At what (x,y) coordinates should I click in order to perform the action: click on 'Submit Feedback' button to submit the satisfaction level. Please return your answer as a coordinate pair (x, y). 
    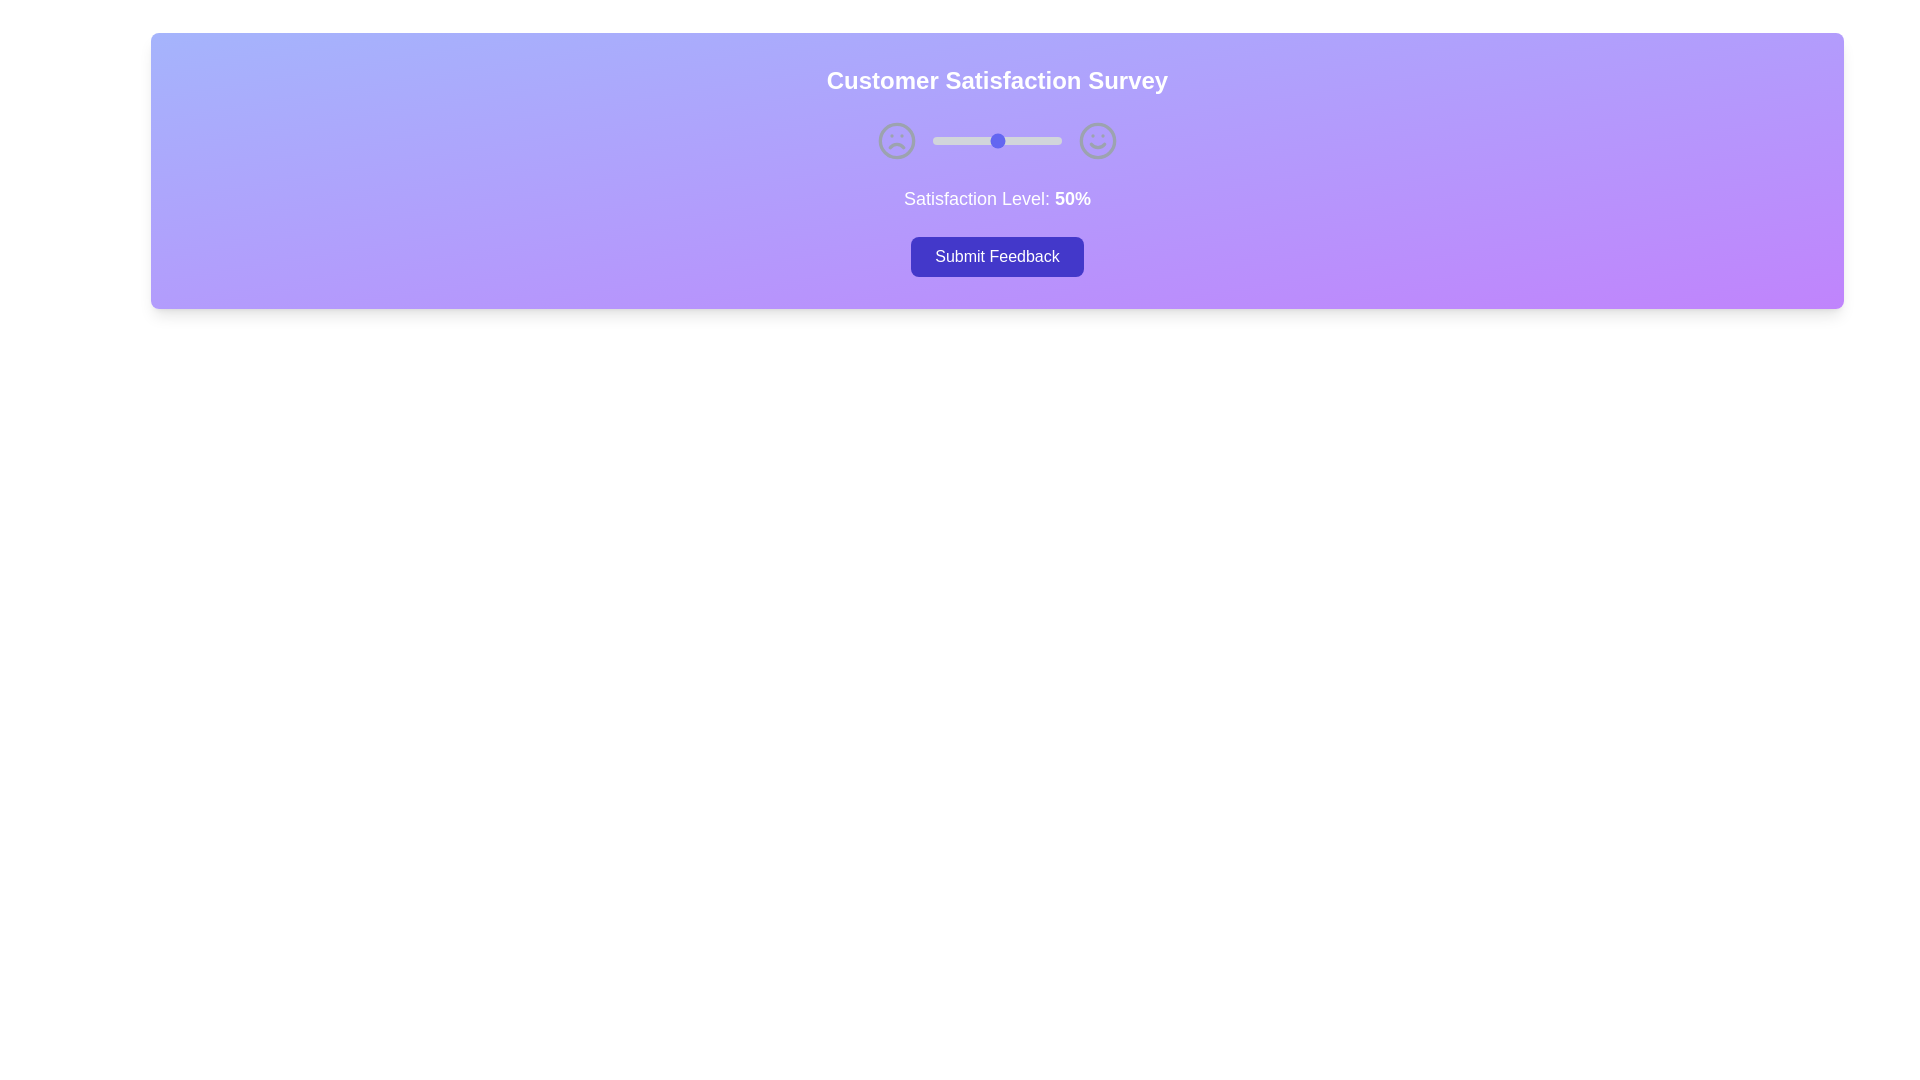
    Looking at the image, I should click on (997, 256).